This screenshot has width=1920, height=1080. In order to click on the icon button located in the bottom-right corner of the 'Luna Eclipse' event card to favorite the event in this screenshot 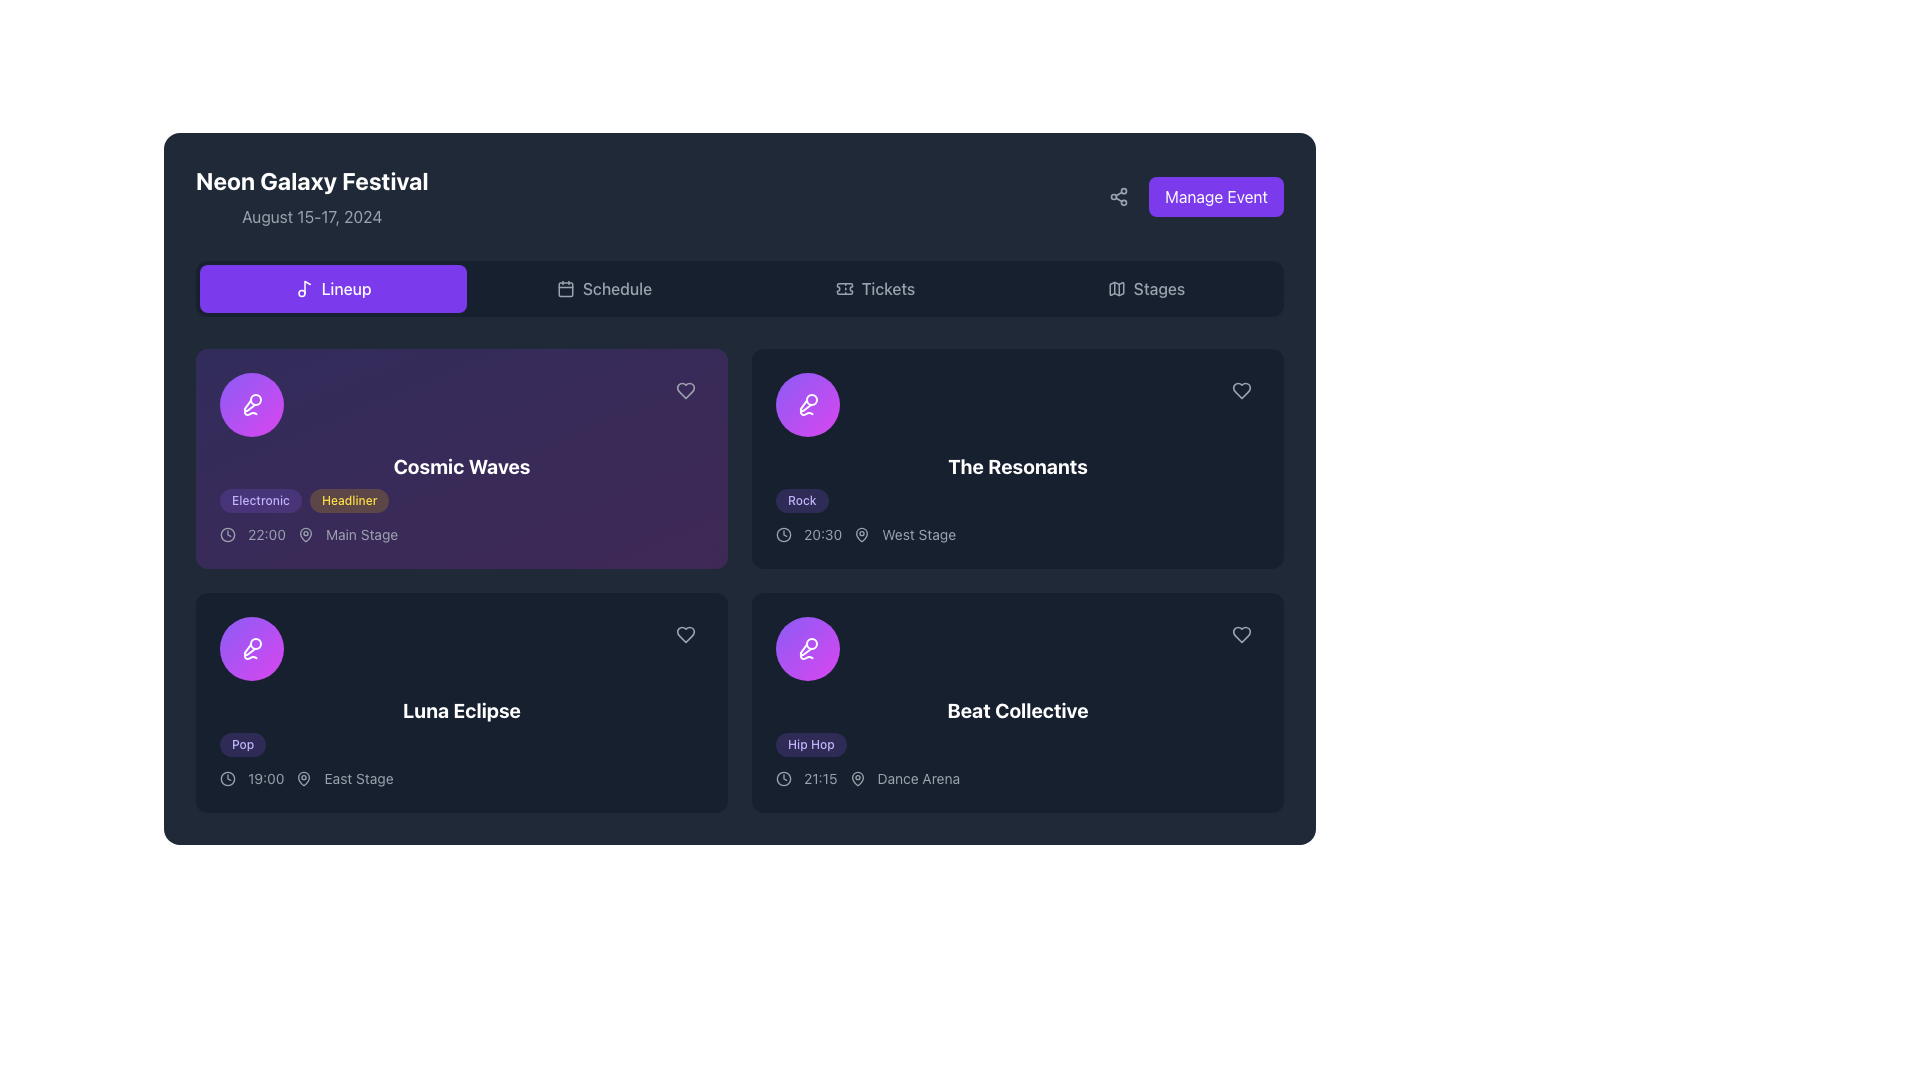, I will do `click(686, 635)`.